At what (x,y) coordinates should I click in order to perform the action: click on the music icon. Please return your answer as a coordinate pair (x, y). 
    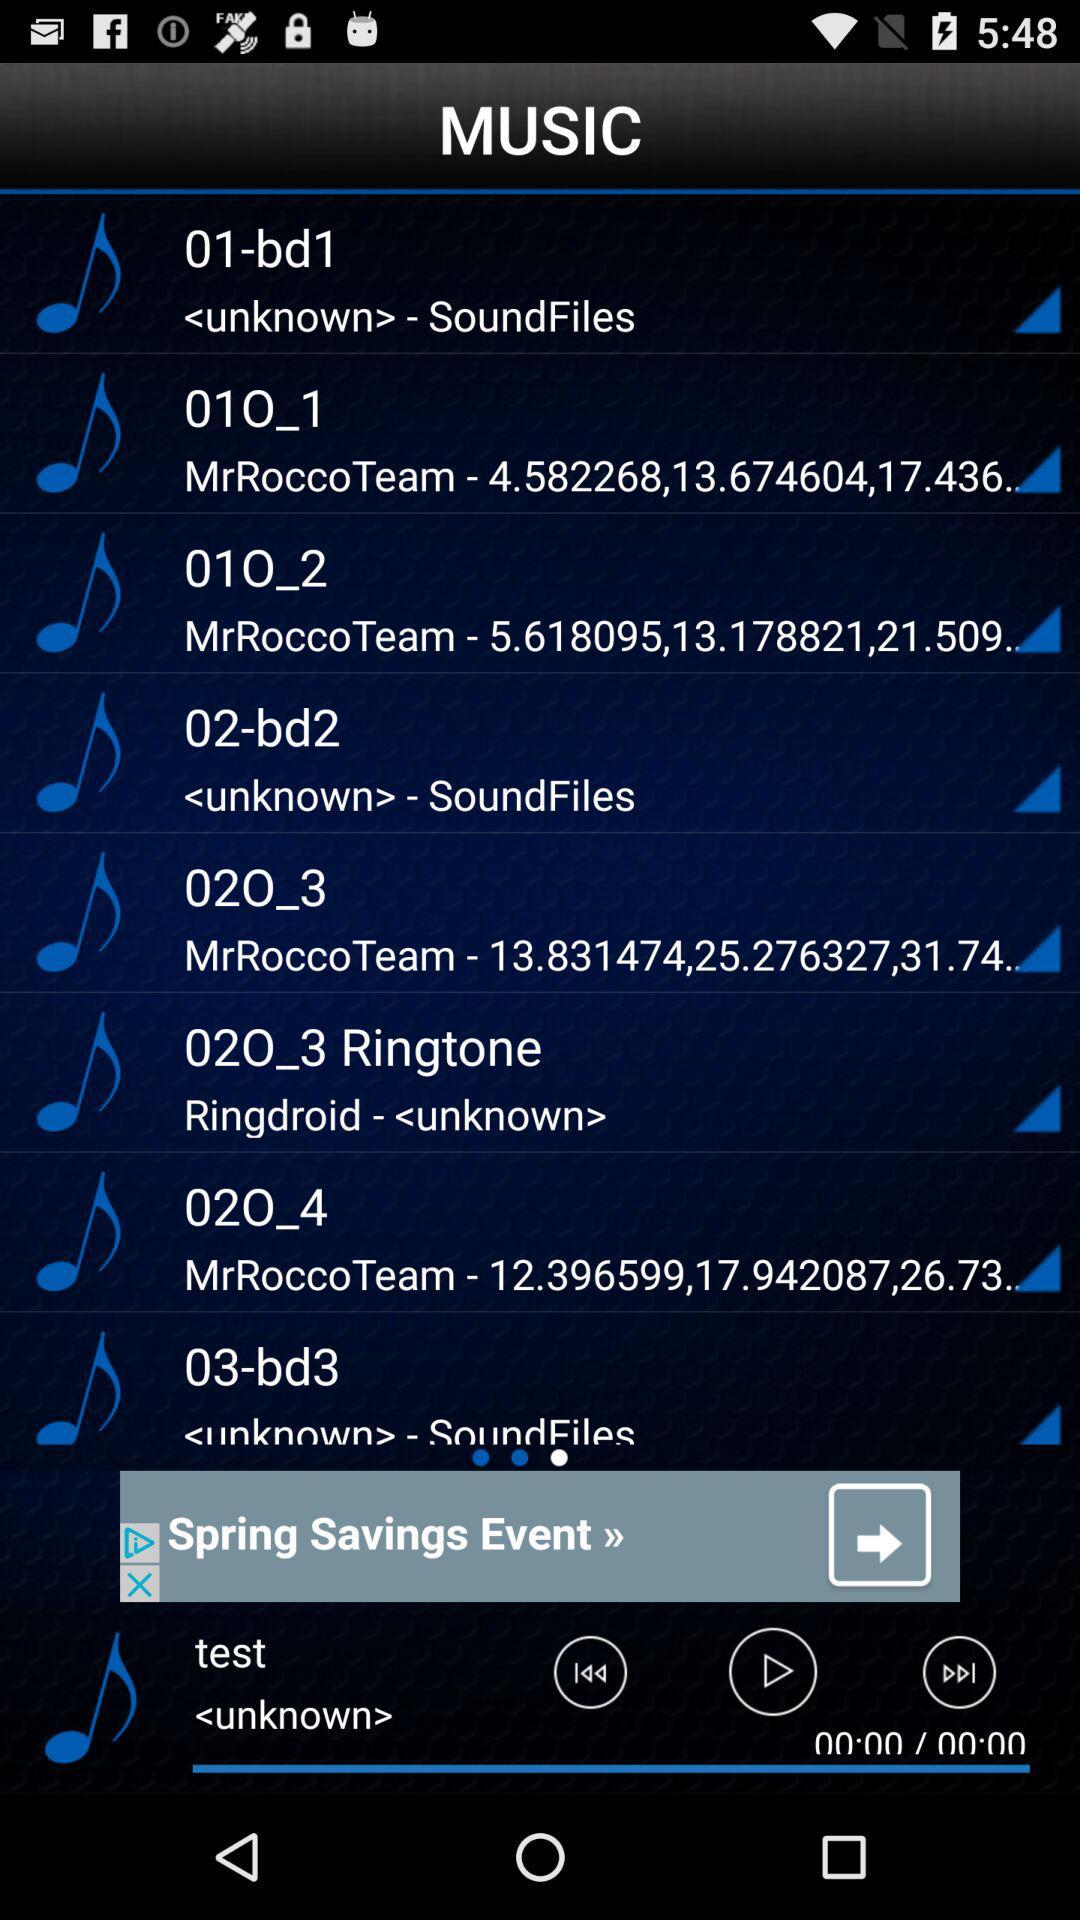
    Looking at the image, I should click on (90, 1817).